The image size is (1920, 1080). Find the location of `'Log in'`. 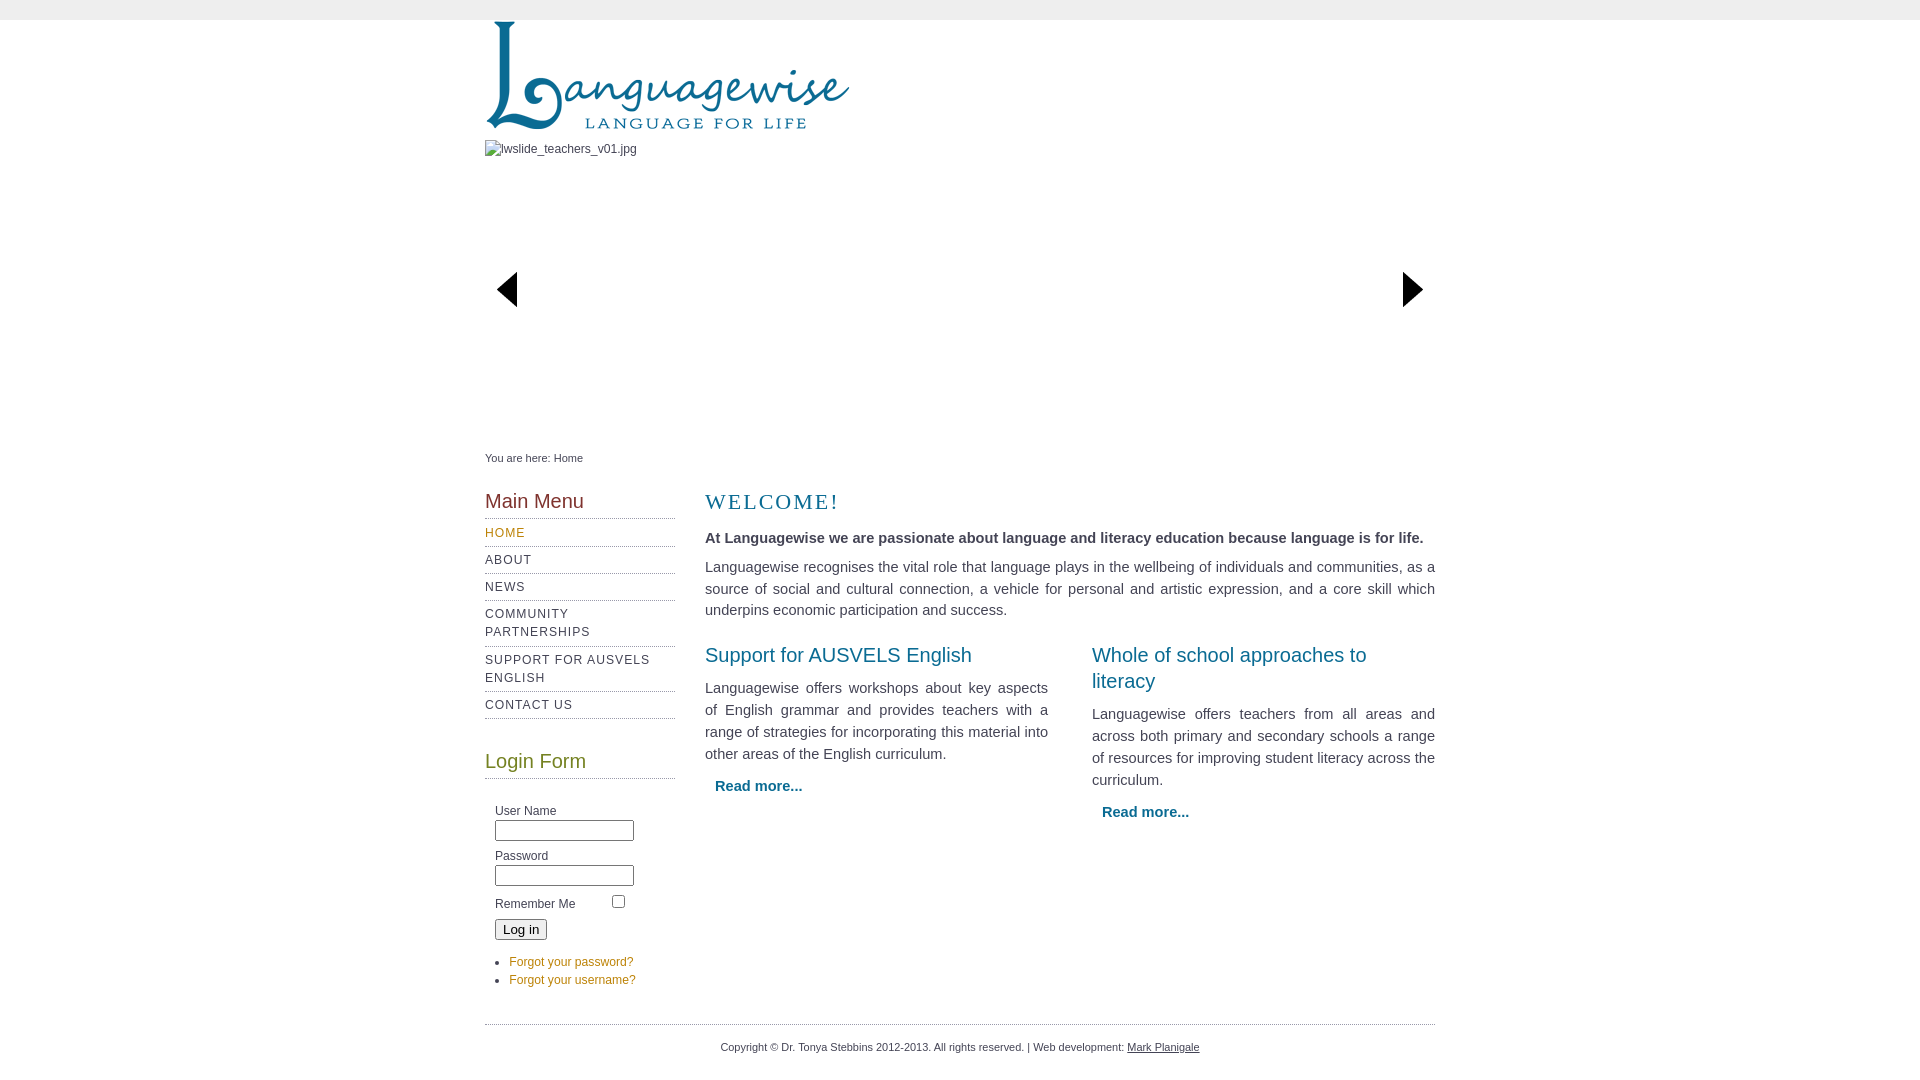

'Log in' is located at coordinates (521, 929).